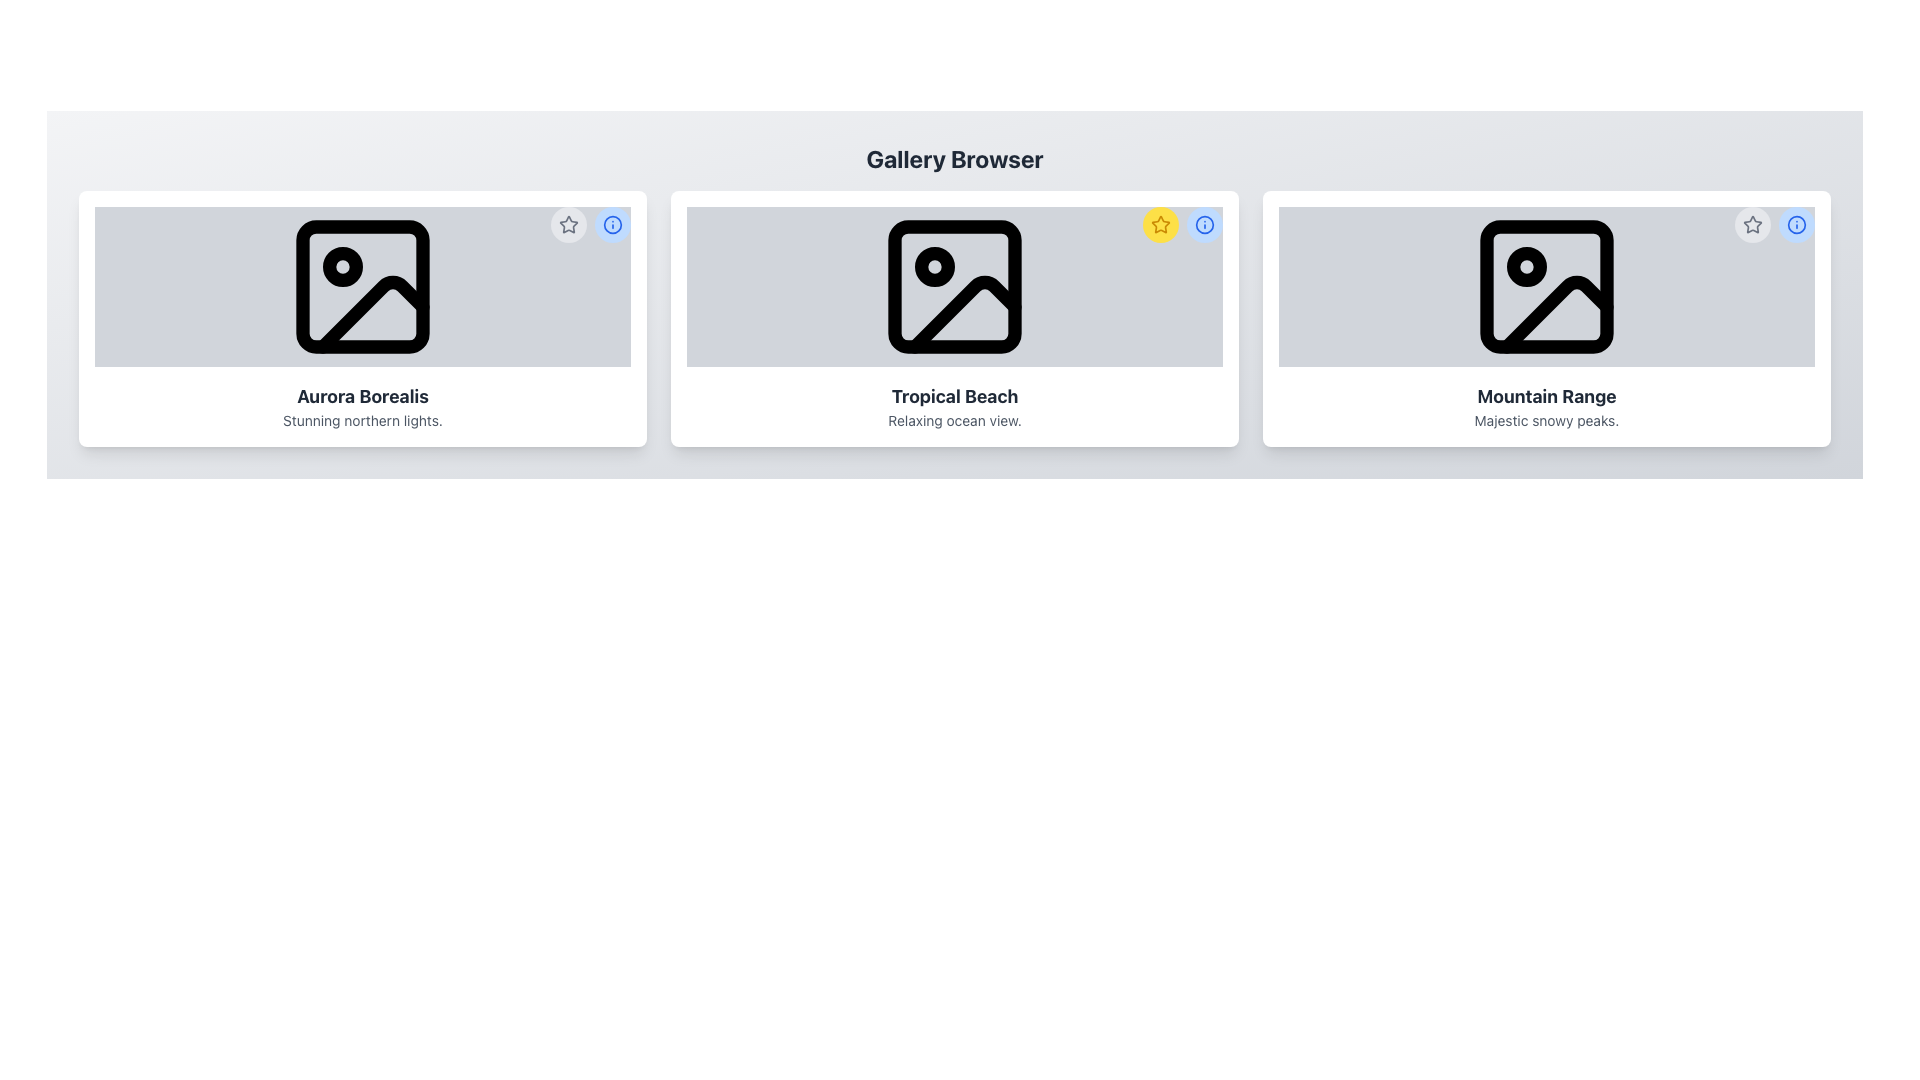 The image size is (1920, 1080). Describe the element at coordinates (1555, 313) in the screenshot. I see `the decorative icon representing the mountain range in the bottom-right corner of the 'Mountain Range' card` at that location.